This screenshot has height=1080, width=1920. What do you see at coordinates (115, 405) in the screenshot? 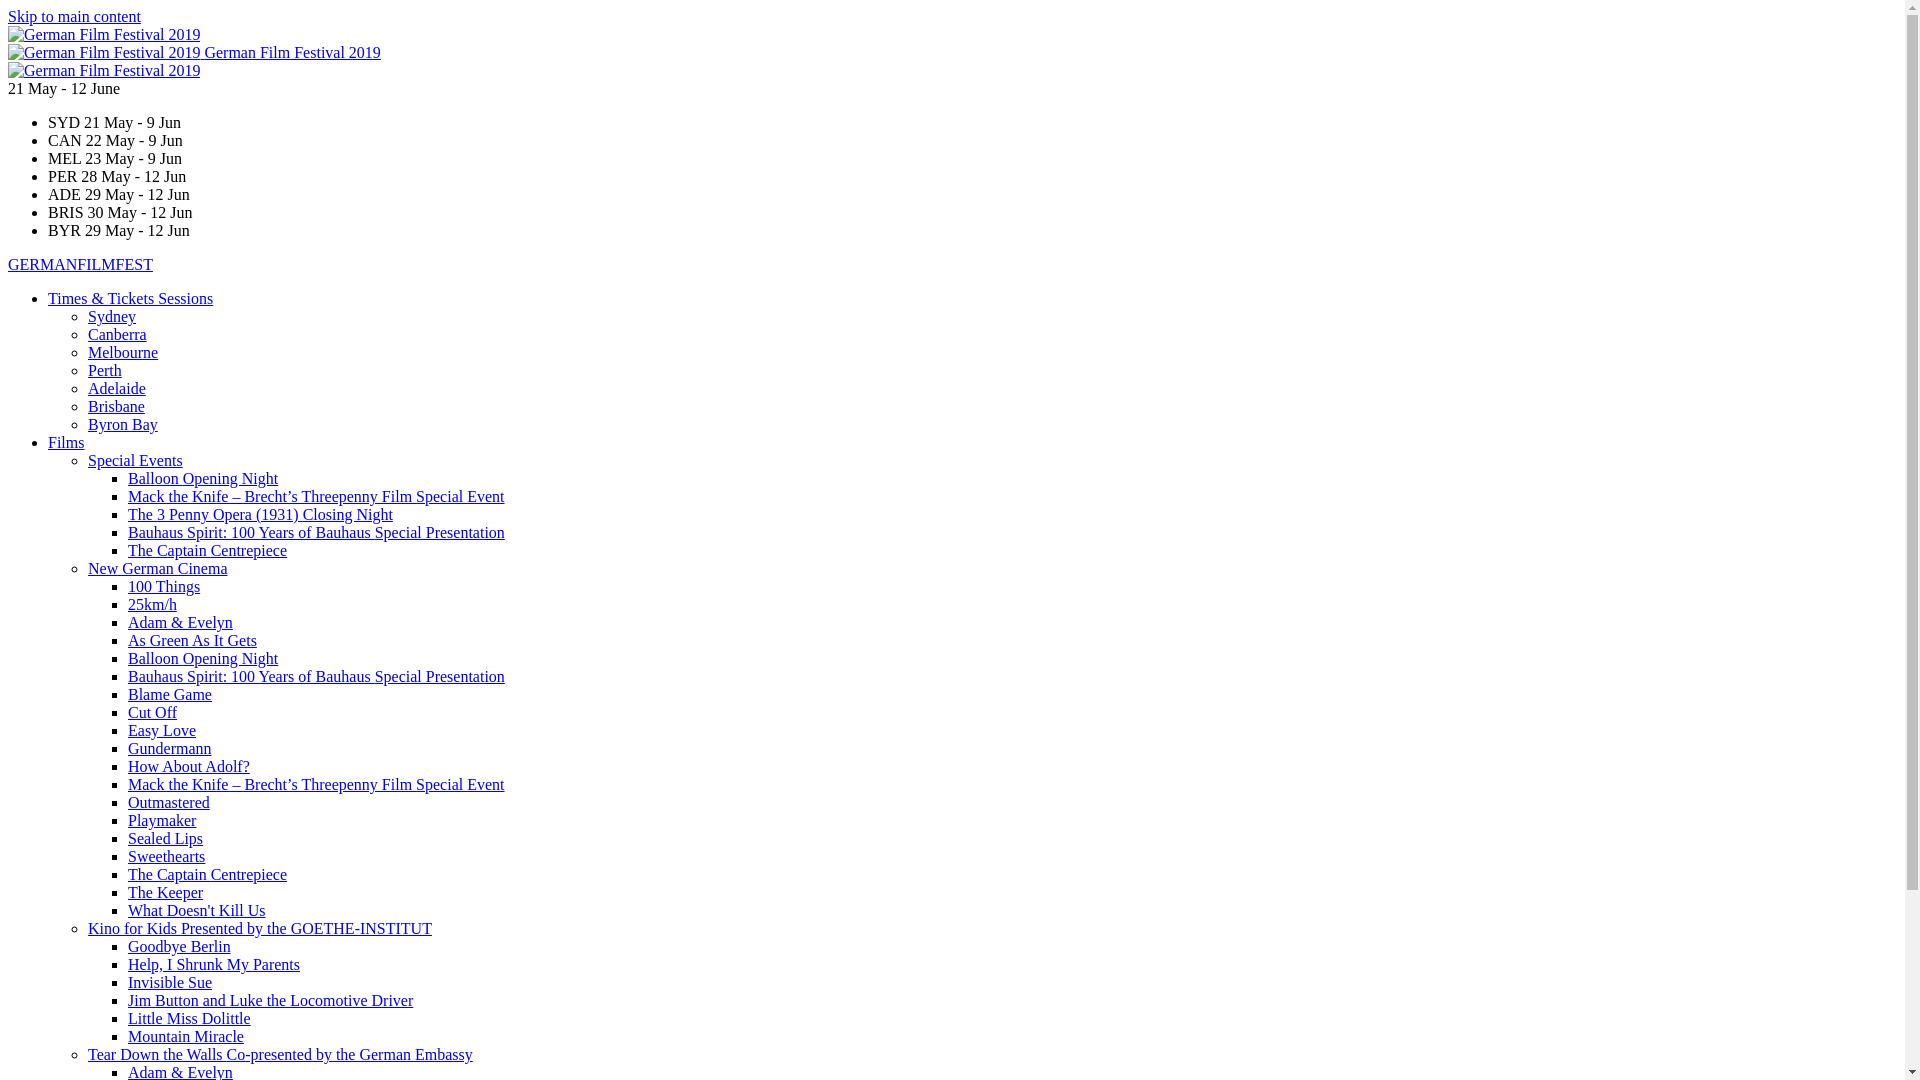
I see `'Brisbane'` at bounding box center [115, 405].